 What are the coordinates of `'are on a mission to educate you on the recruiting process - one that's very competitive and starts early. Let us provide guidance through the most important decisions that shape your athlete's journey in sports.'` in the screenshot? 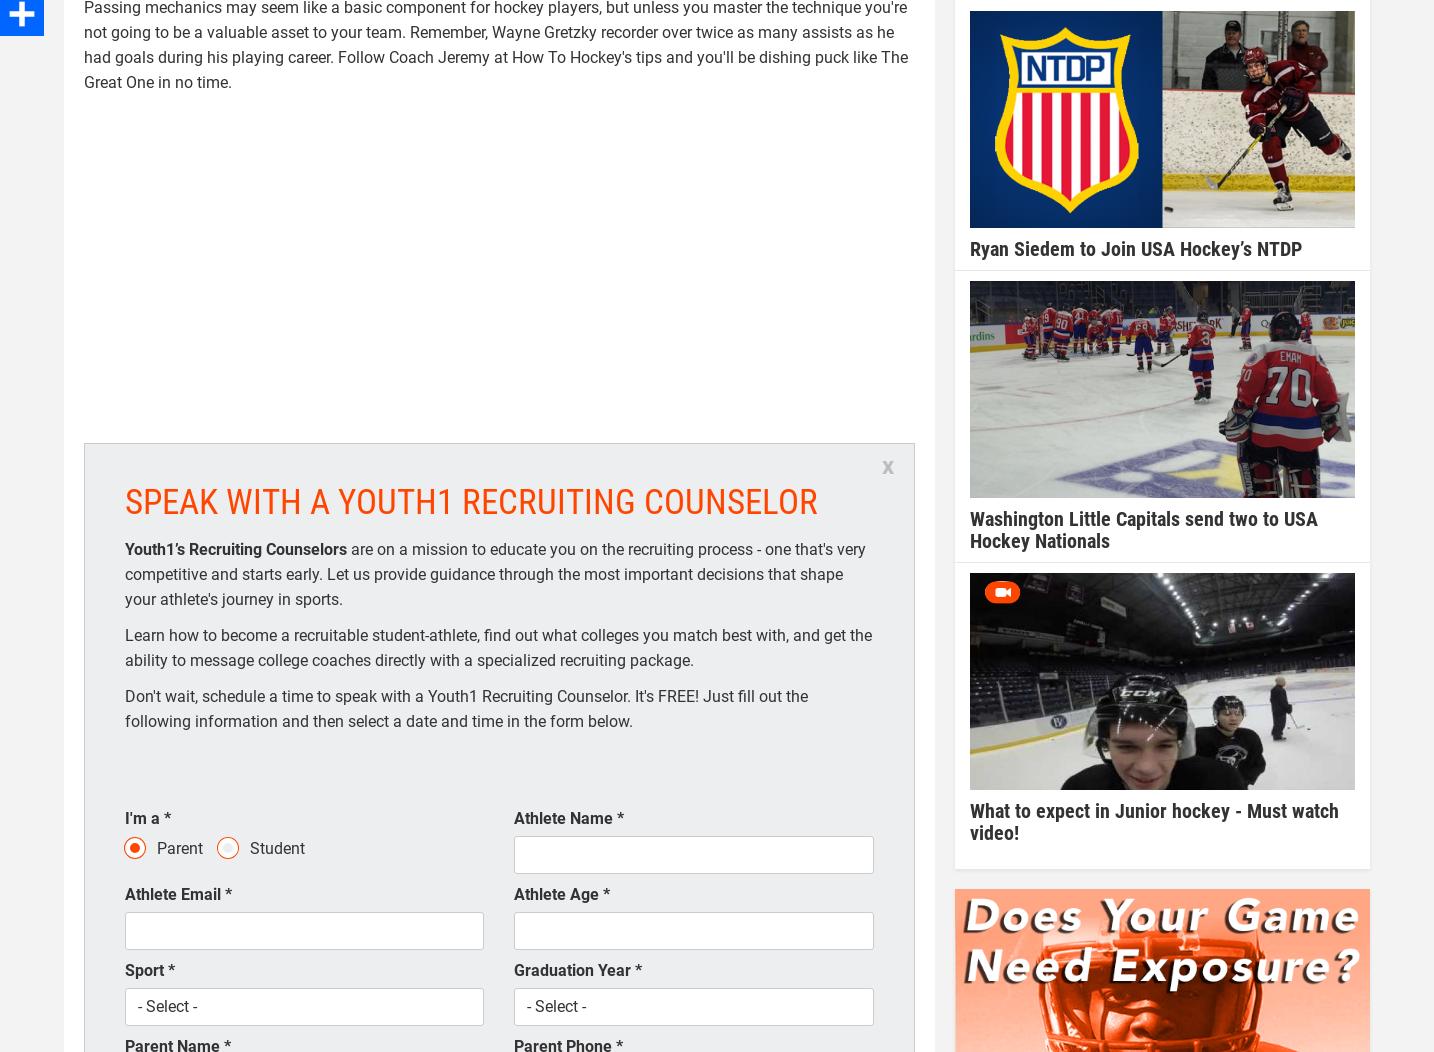 It's located at (125, 573).